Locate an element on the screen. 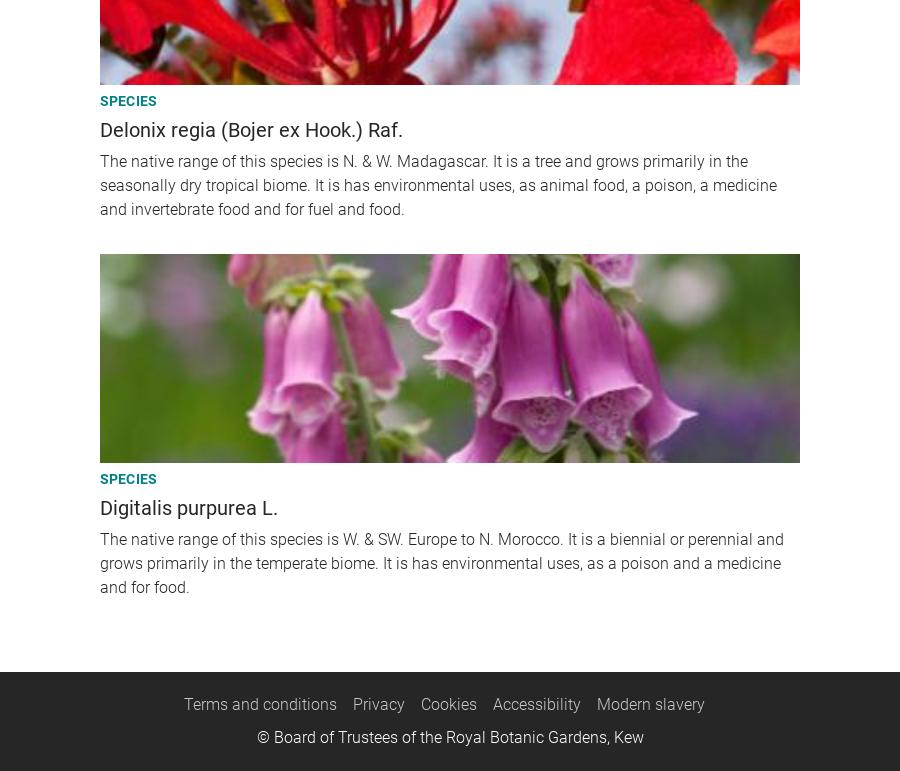 Image resolution: width=900 pixels, height=771 pixels. 'Delonix regia (Bojer ex Hook.) Raf.' is located at coordinates (98, 128).